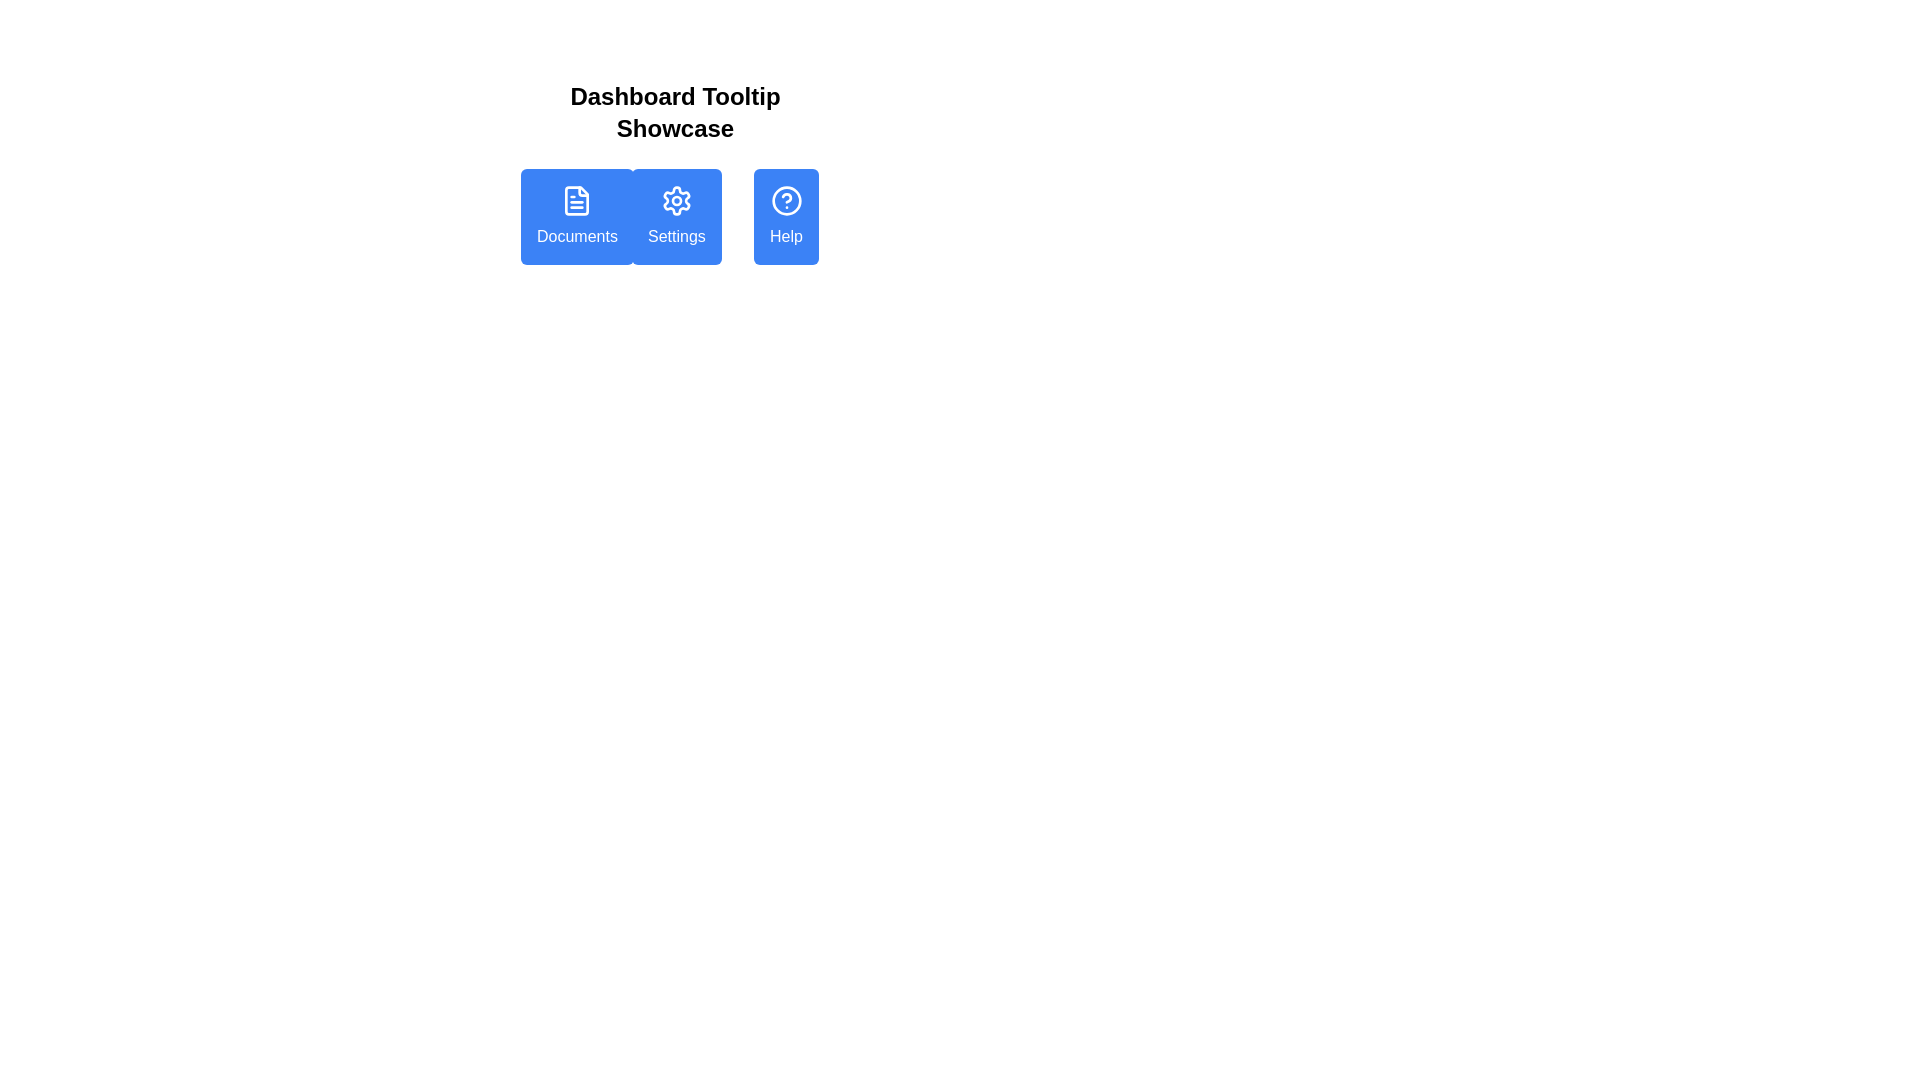 This screenshot has width=1920, height=1080. Describe the element at coordinates (785, 216) in the screenshot. I see `the help button located in the top-right section of the main button group below the 'Dashboard Tooltip Showcase' heading` at that location.